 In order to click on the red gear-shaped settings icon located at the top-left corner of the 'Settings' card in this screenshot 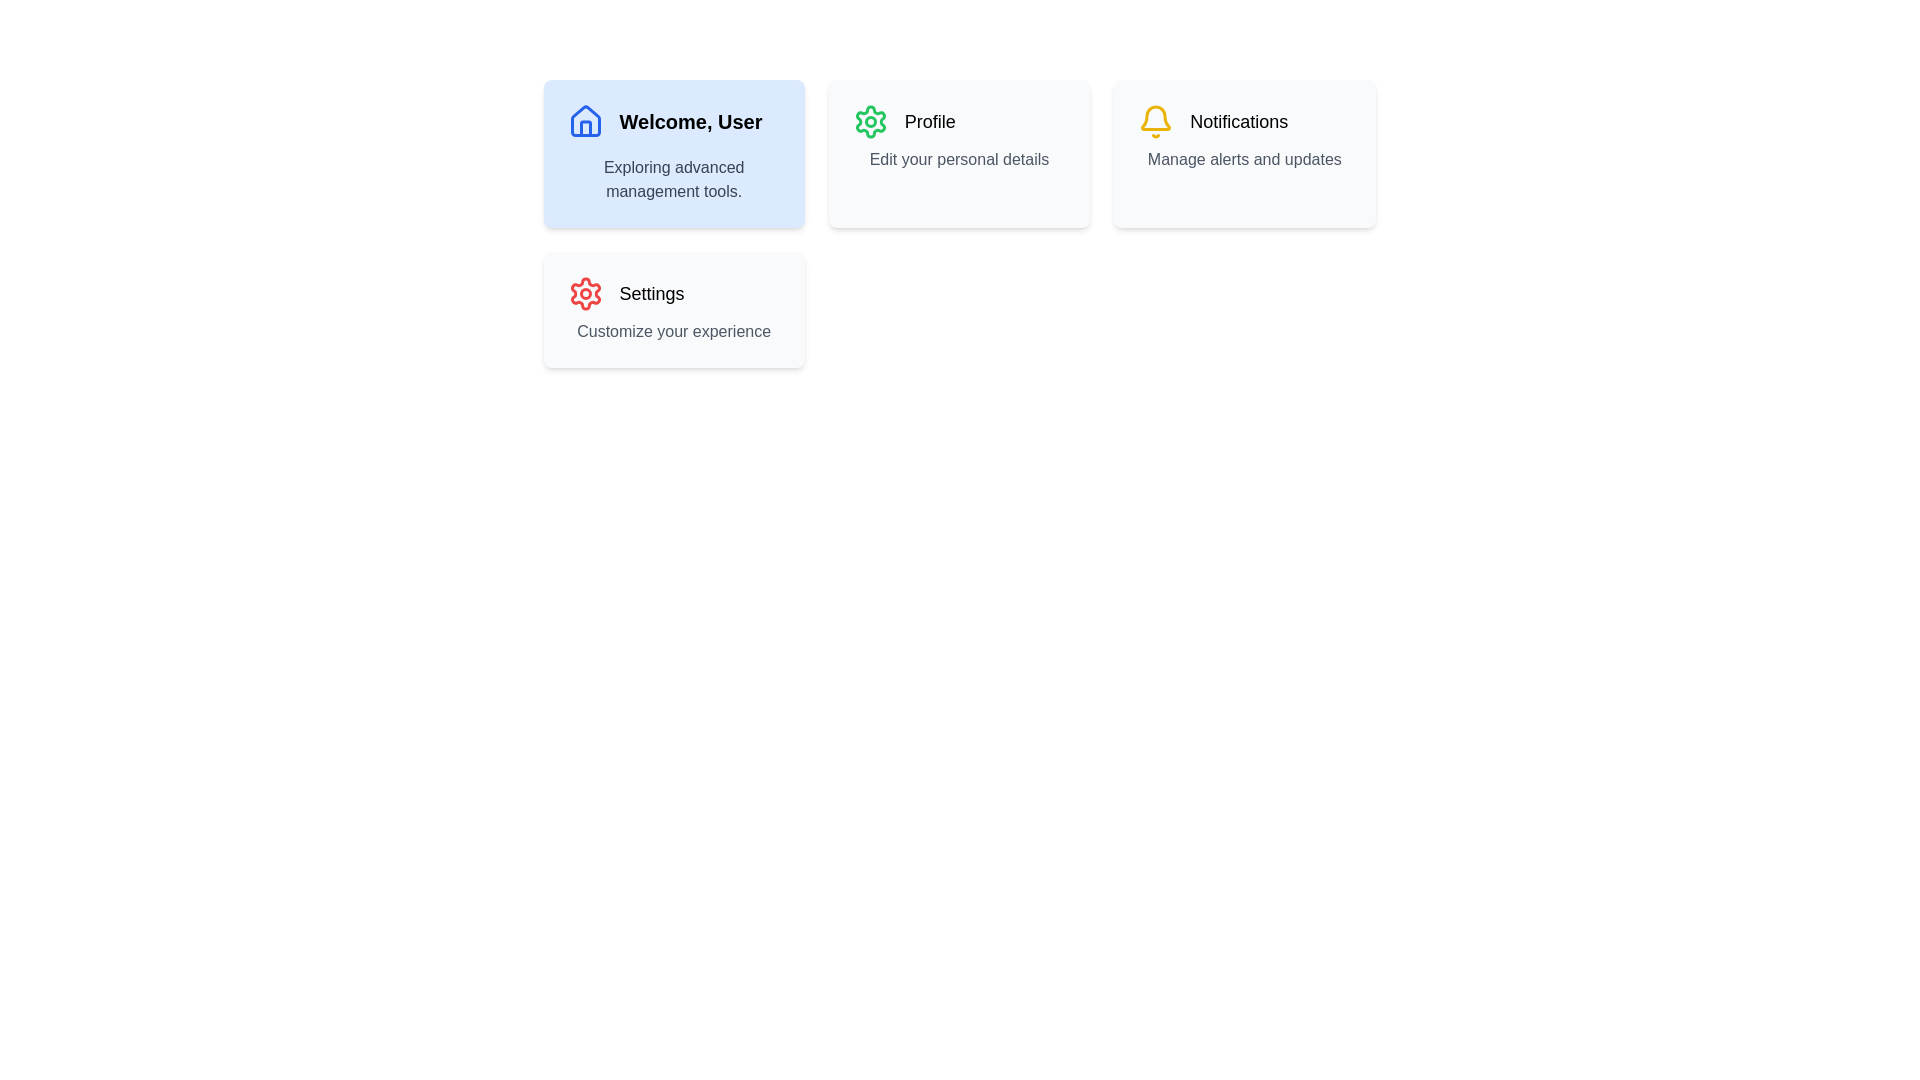, I will do `click(584, 293)`.